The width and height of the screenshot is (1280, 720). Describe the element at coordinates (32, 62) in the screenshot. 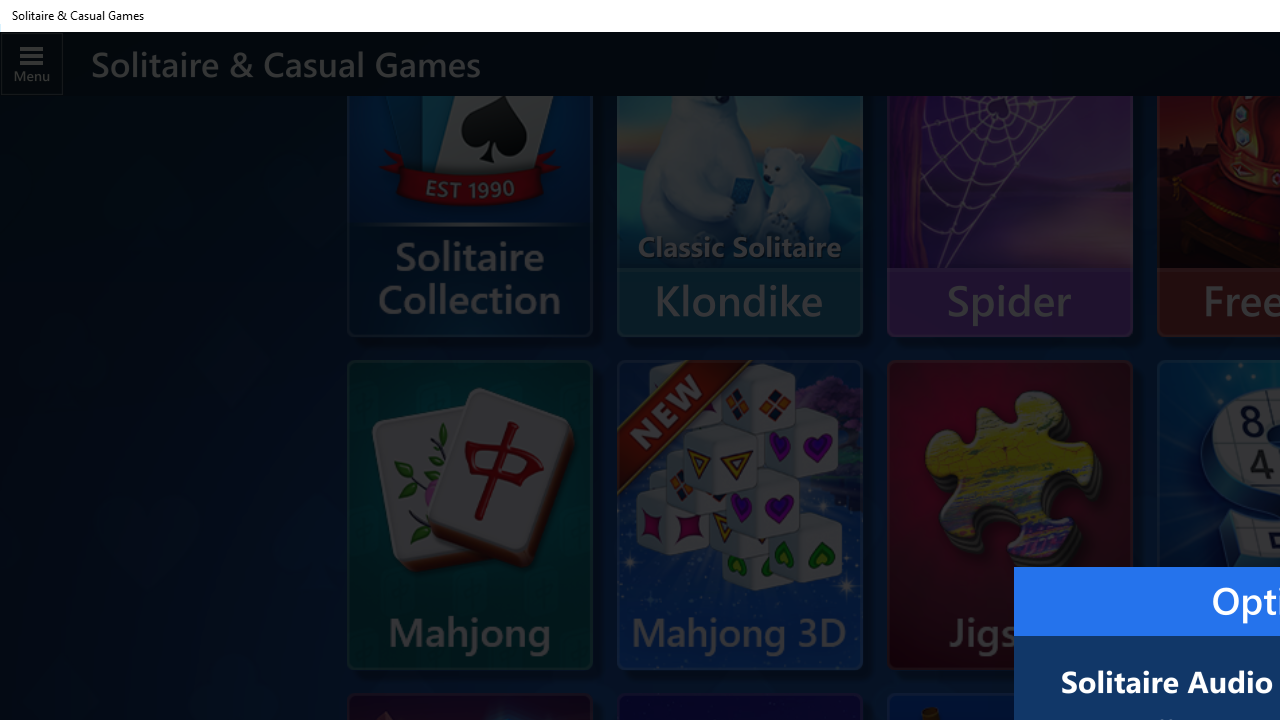

I see `'Menu'` at that location.